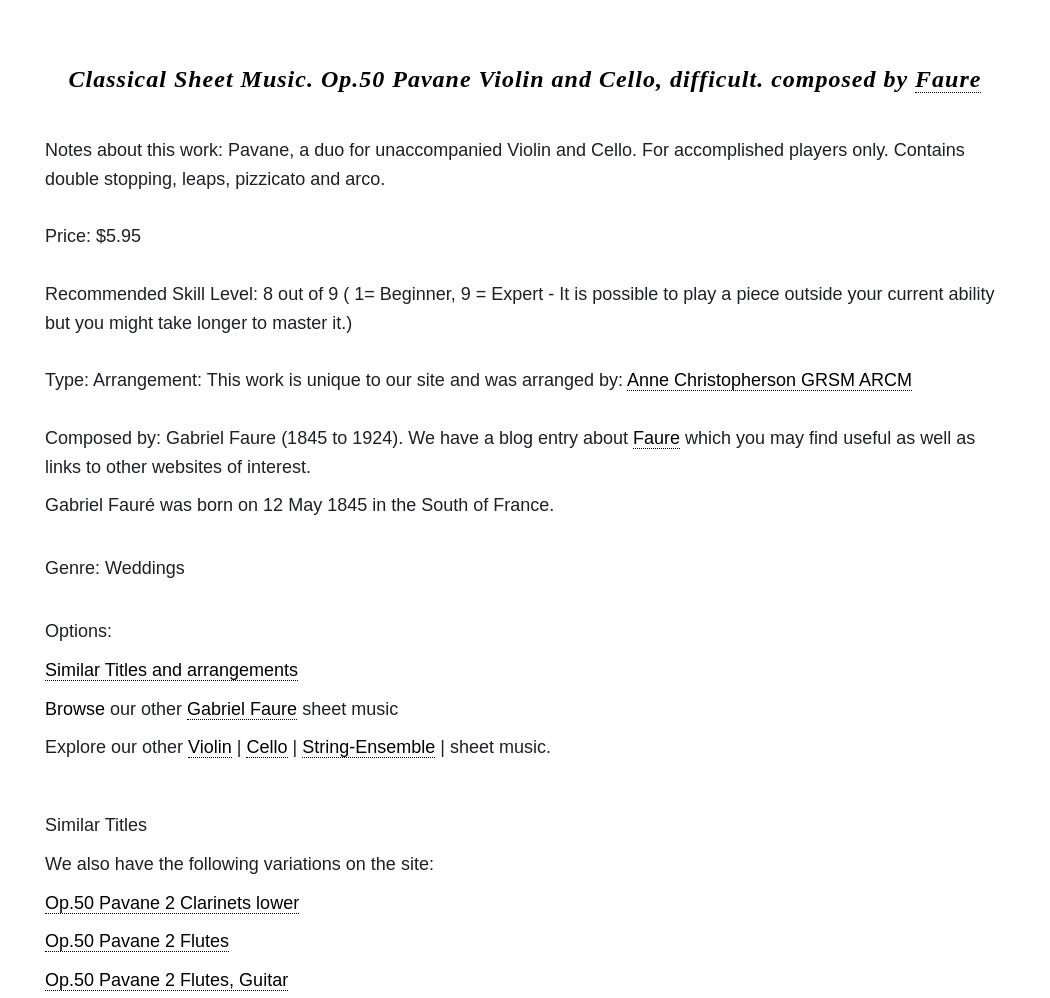 This screenshot has width=1050, height=998. What do you see at coordinates (140, 566) in the screenshot?
I see `'Weddings'` at bounding box center [140, 566].